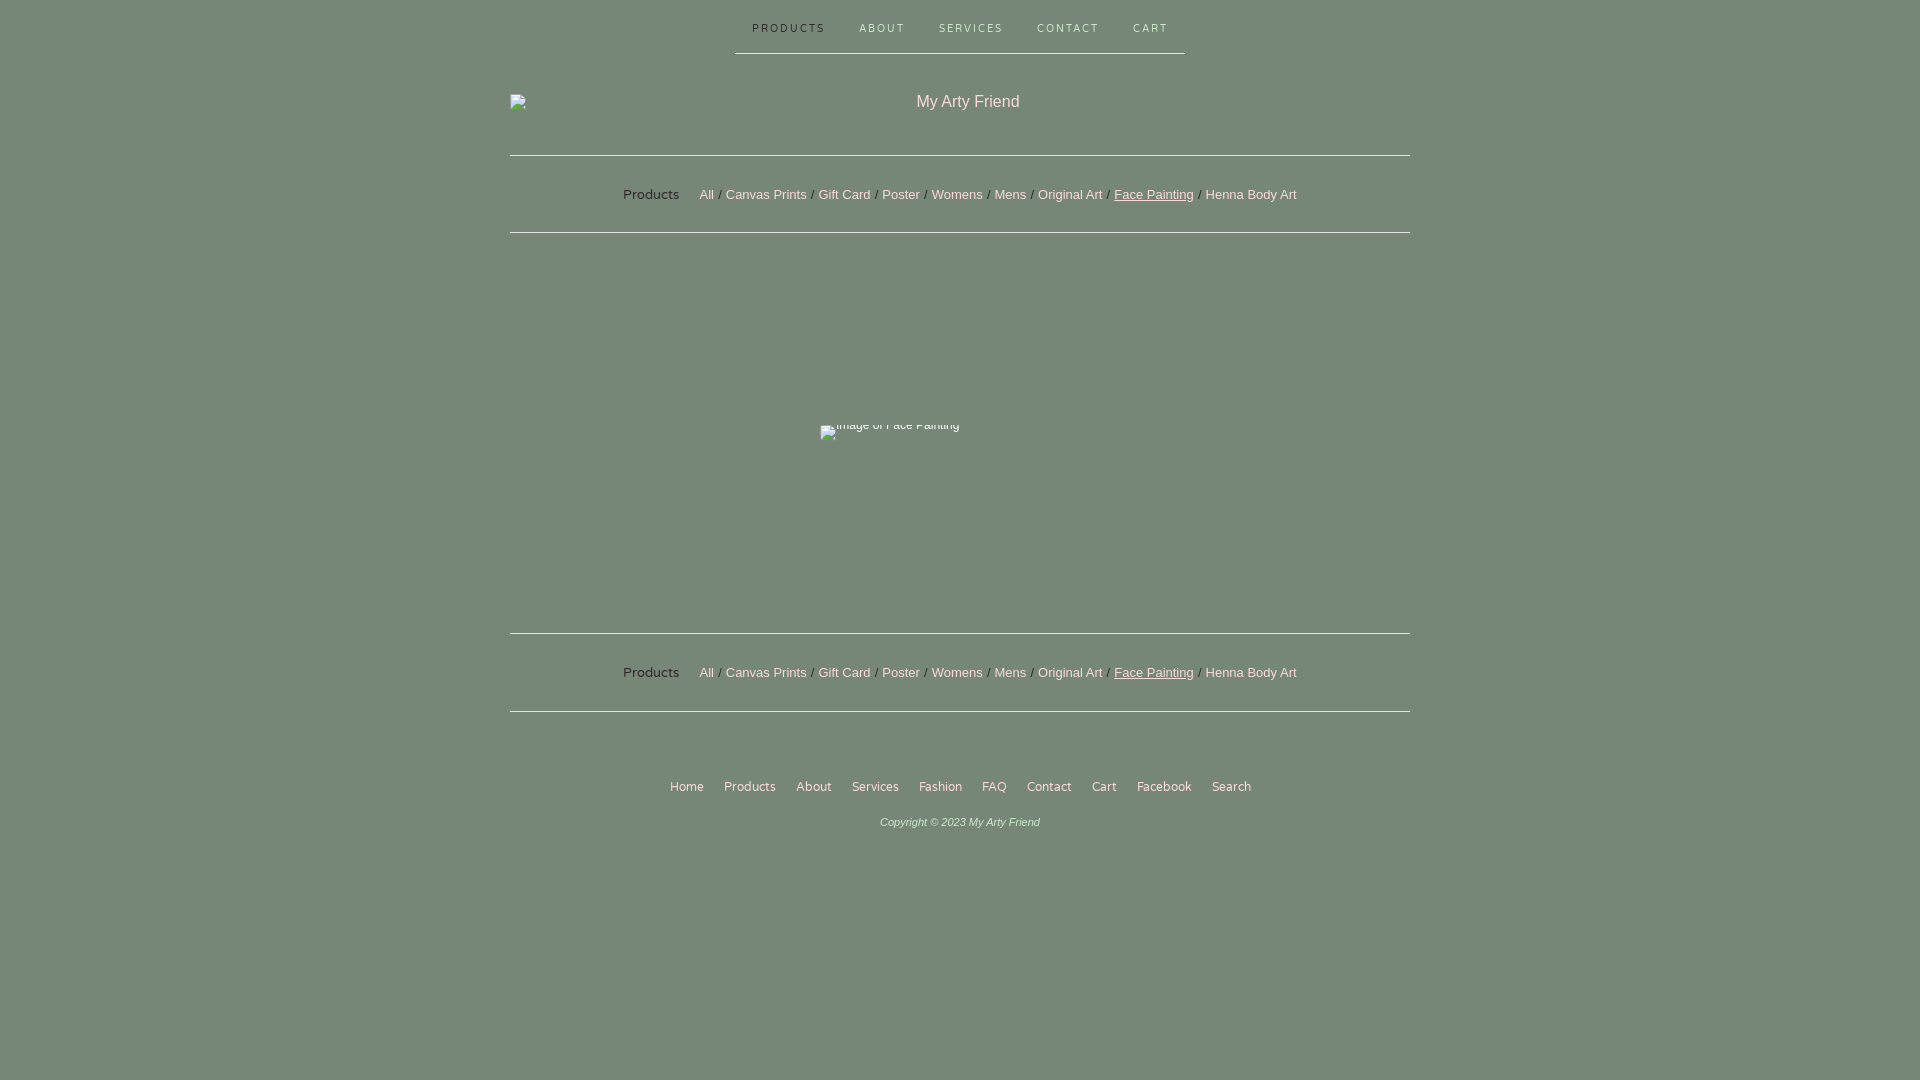 This screenshot has width=1920, height=1080. What do you see at coordinates (814, 786) in the screenshot?
I see `'About'` at bounding box center [814, 786].